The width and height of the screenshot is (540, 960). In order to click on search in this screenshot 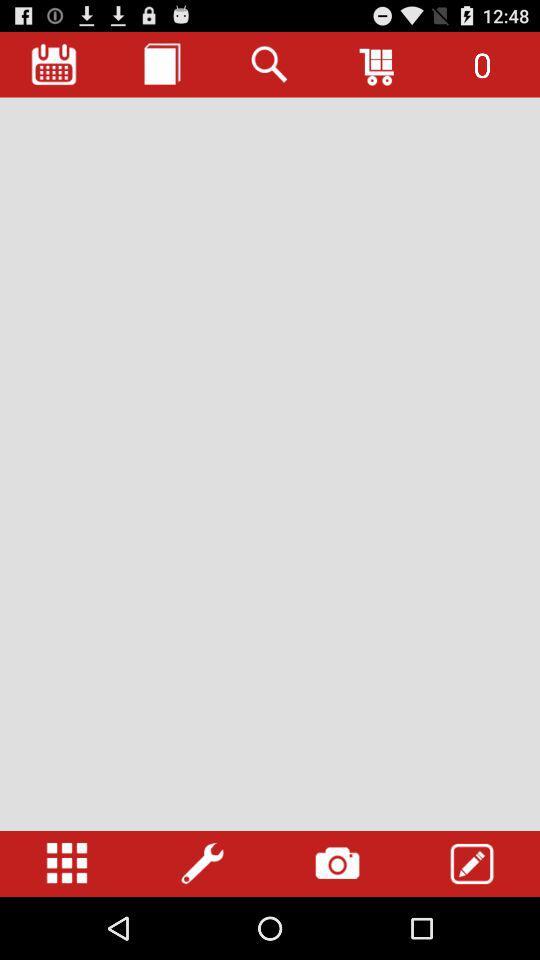, I will do `click(270, 64)`.